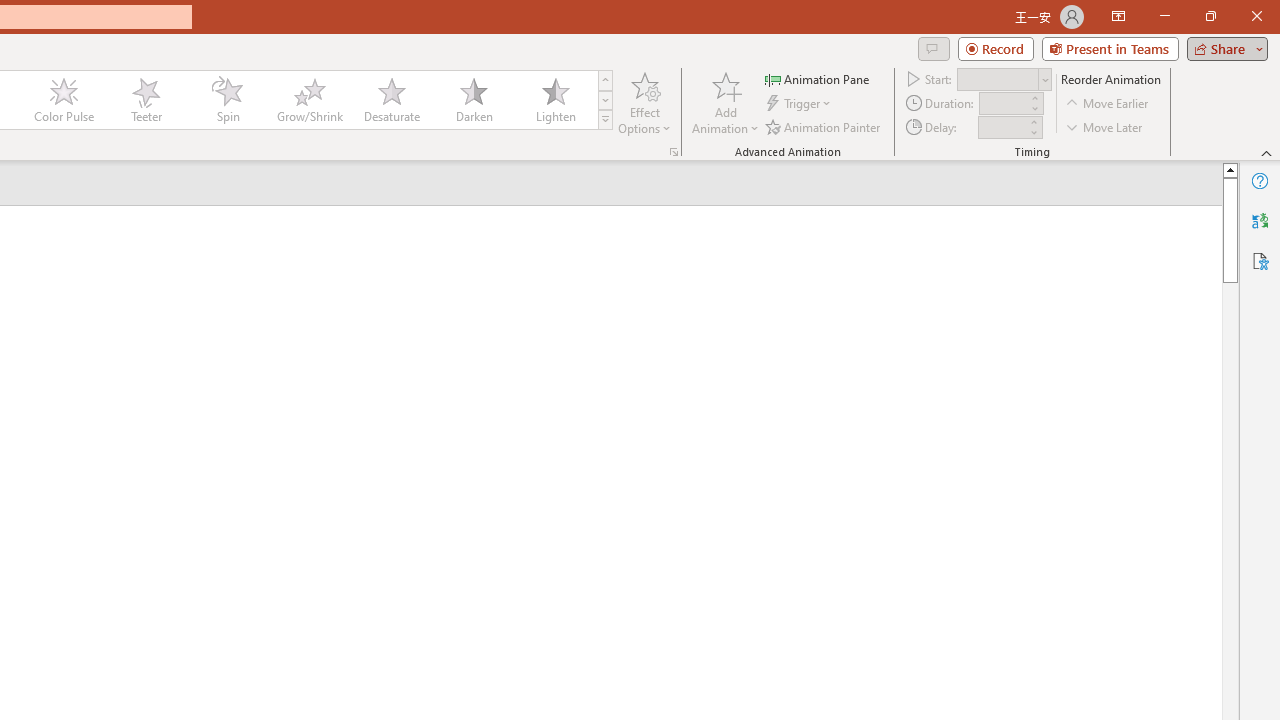 The height and width of the screenshot is (720, 1280). What do you see at coordinates (604, 100) in the screenshot?
I see `'Row Down'` at bounding box center [604, 100].